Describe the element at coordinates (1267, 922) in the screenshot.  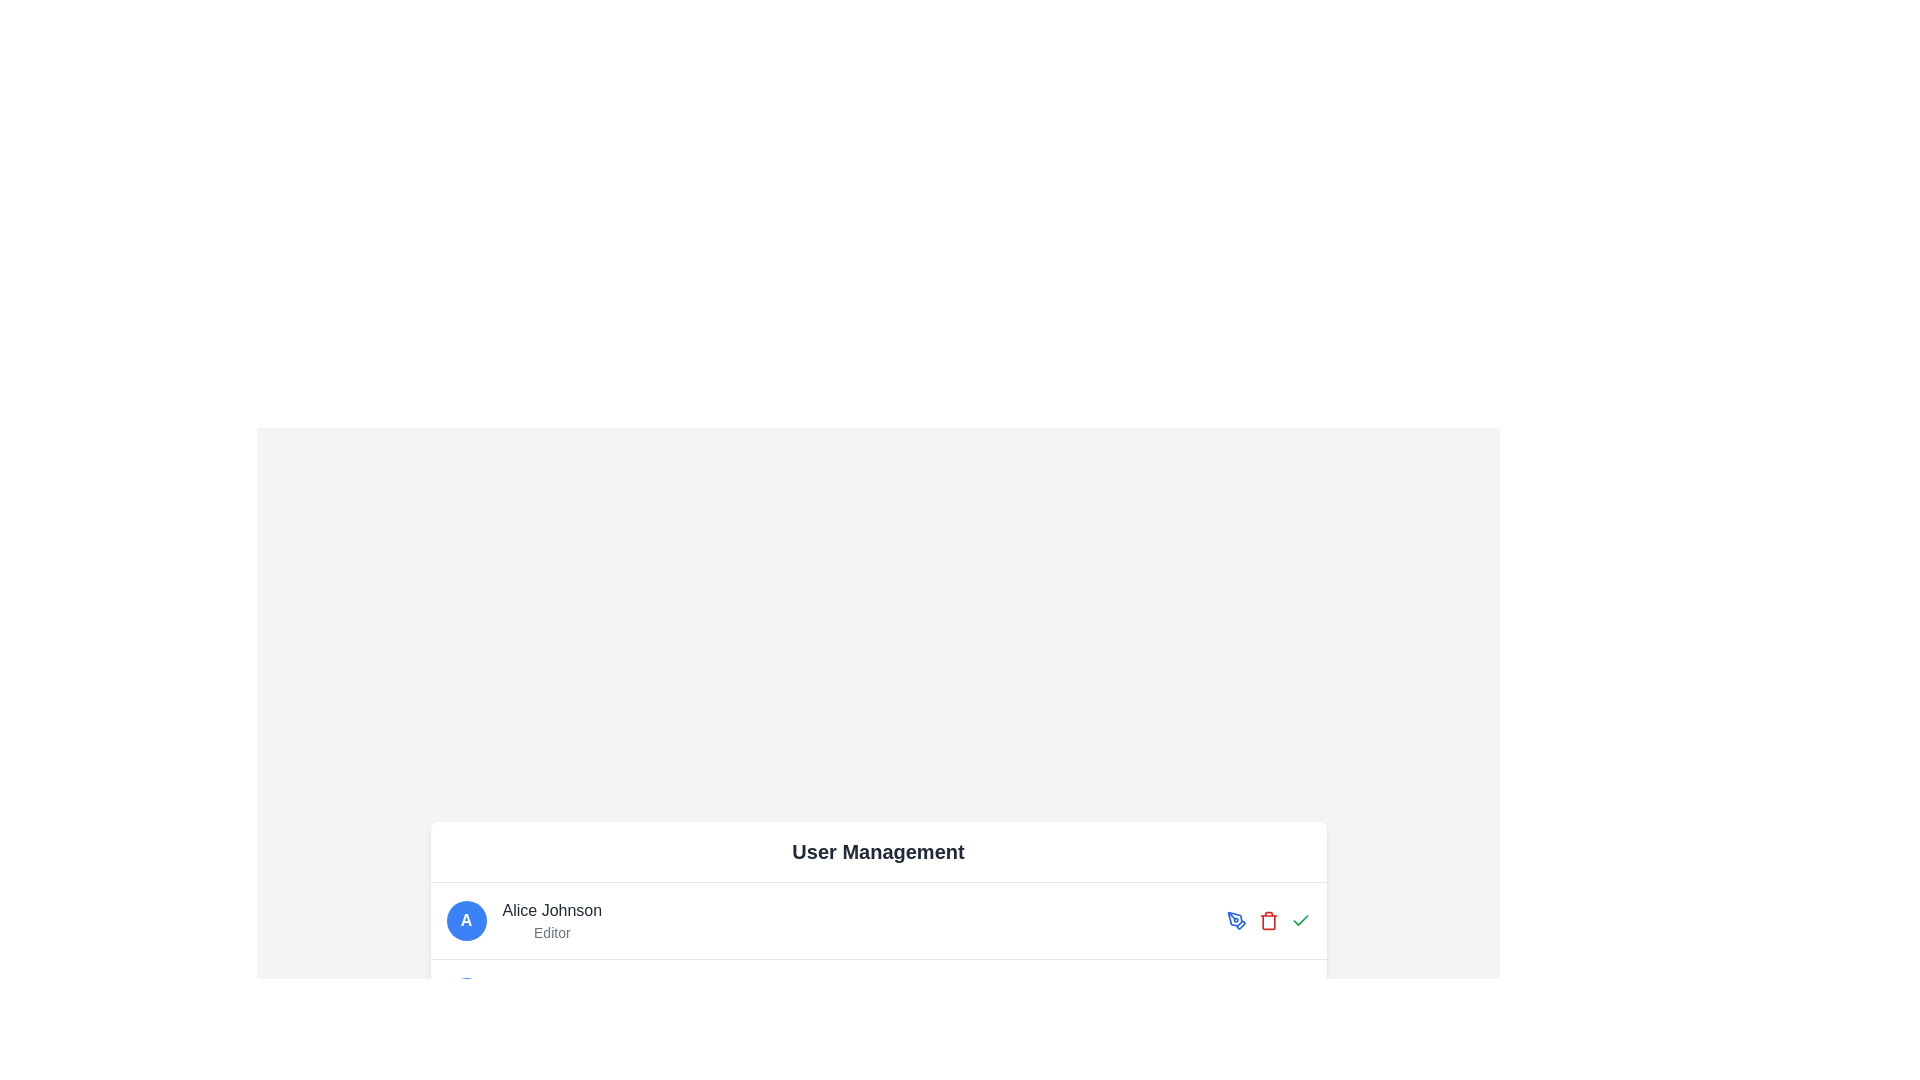
I see `the red trash bin icon` at that location.